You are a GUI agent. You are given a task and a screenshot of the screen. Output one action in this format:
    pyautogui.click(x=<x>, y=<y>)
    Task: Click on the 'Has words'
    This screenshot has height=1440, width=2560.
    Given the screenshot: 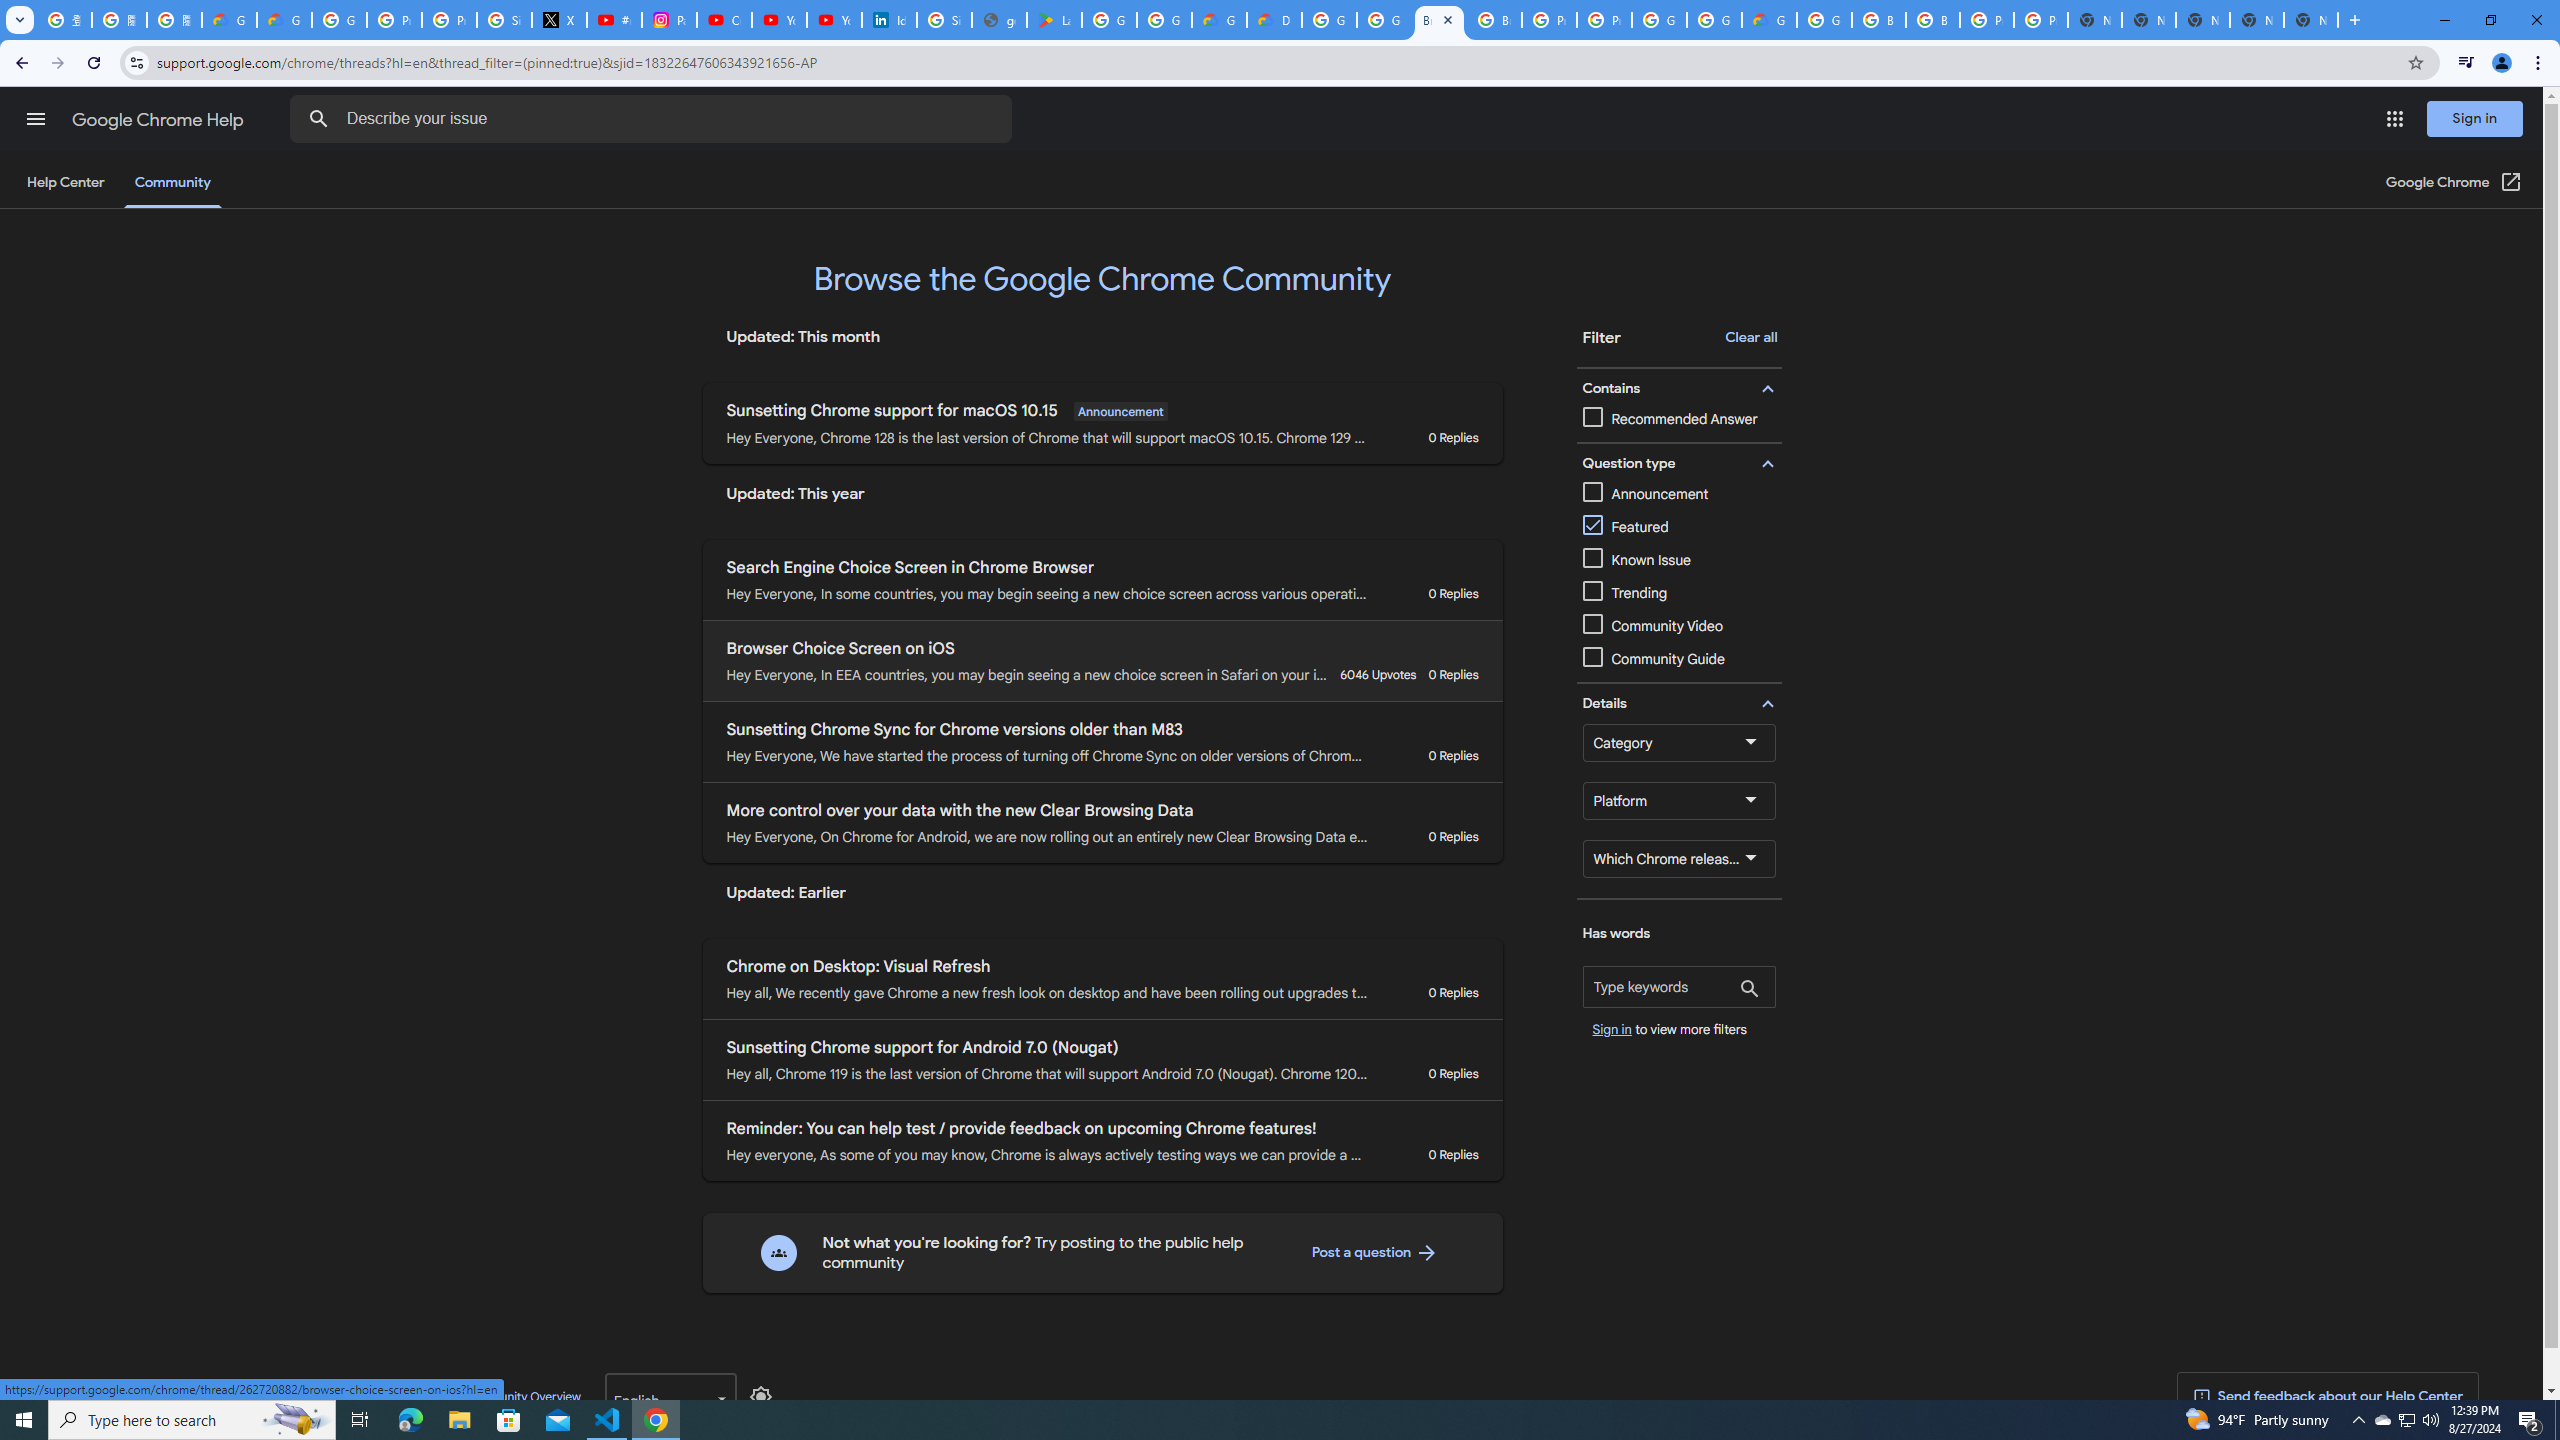 What is the action you would take?
    pyautogui.click(x=1679, y=987)
    